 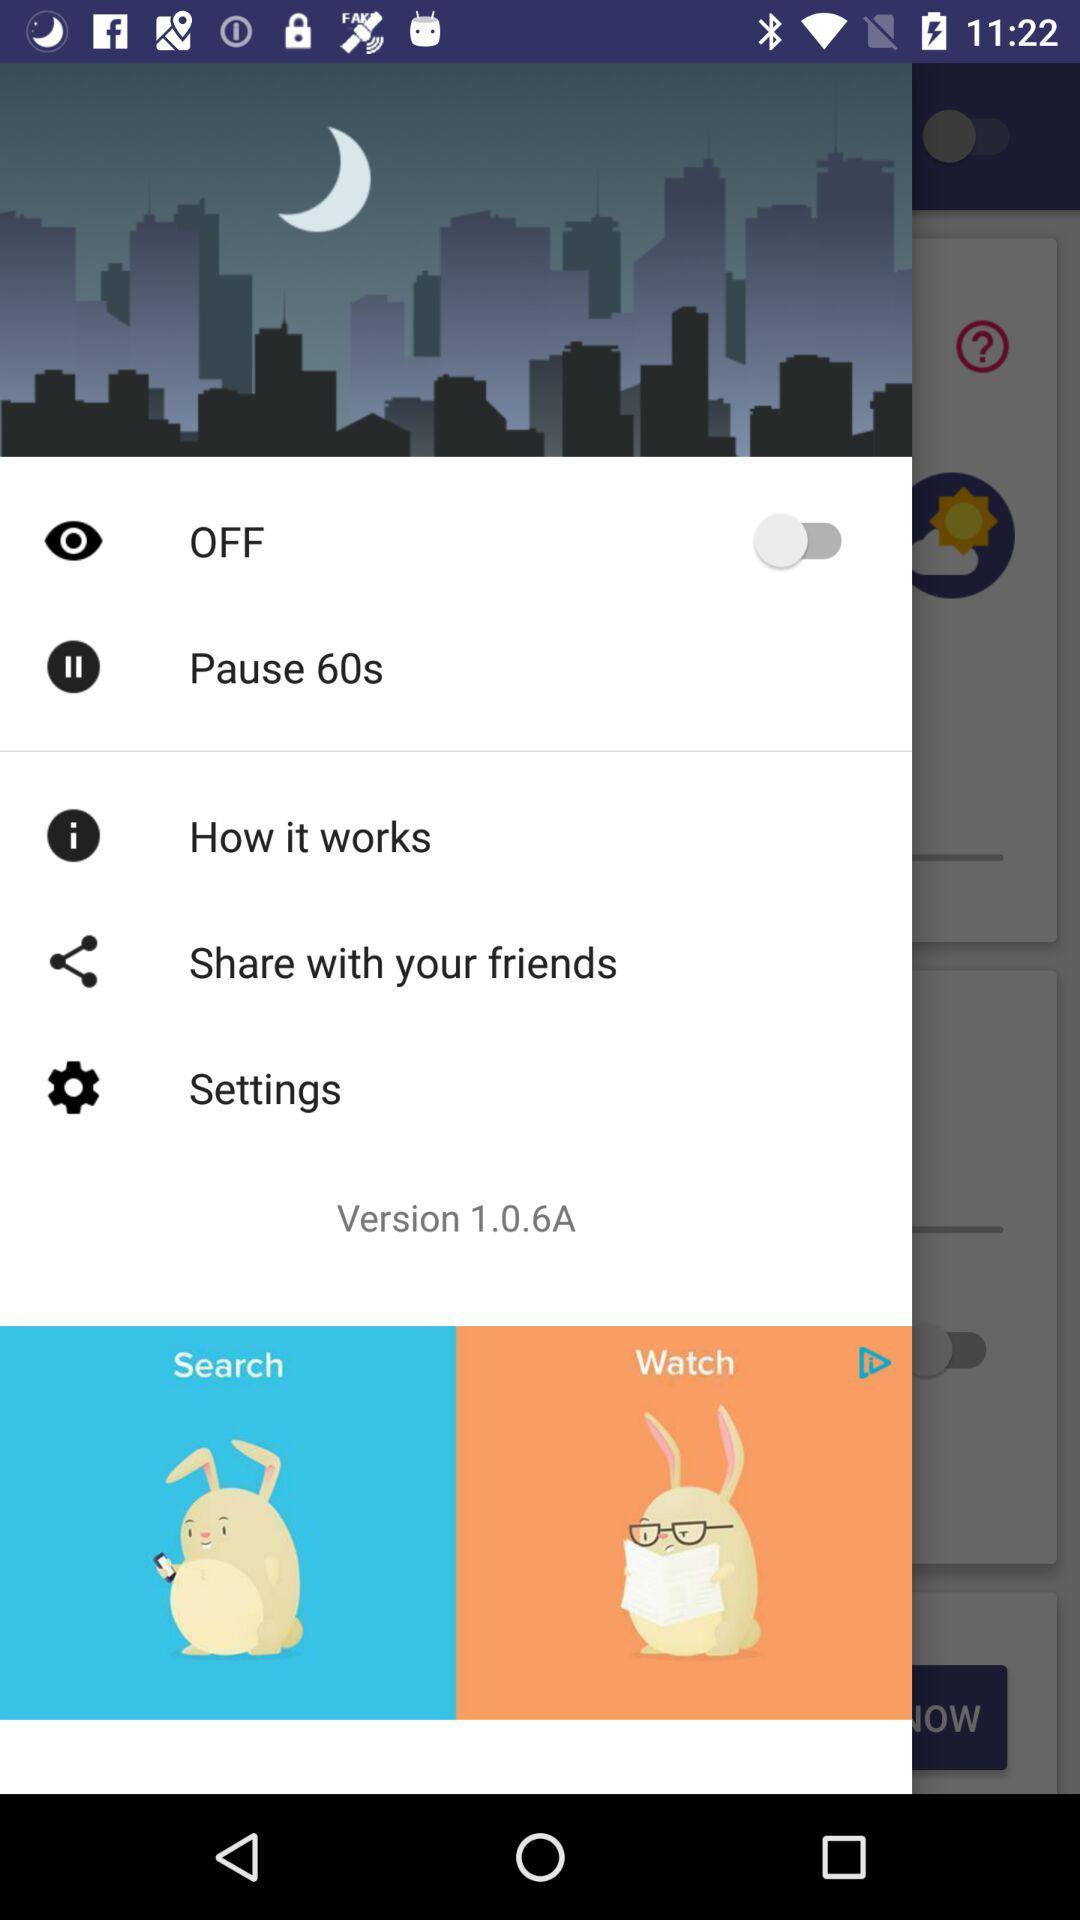 I want to click on autoplay page, so click(x=806, y=540).